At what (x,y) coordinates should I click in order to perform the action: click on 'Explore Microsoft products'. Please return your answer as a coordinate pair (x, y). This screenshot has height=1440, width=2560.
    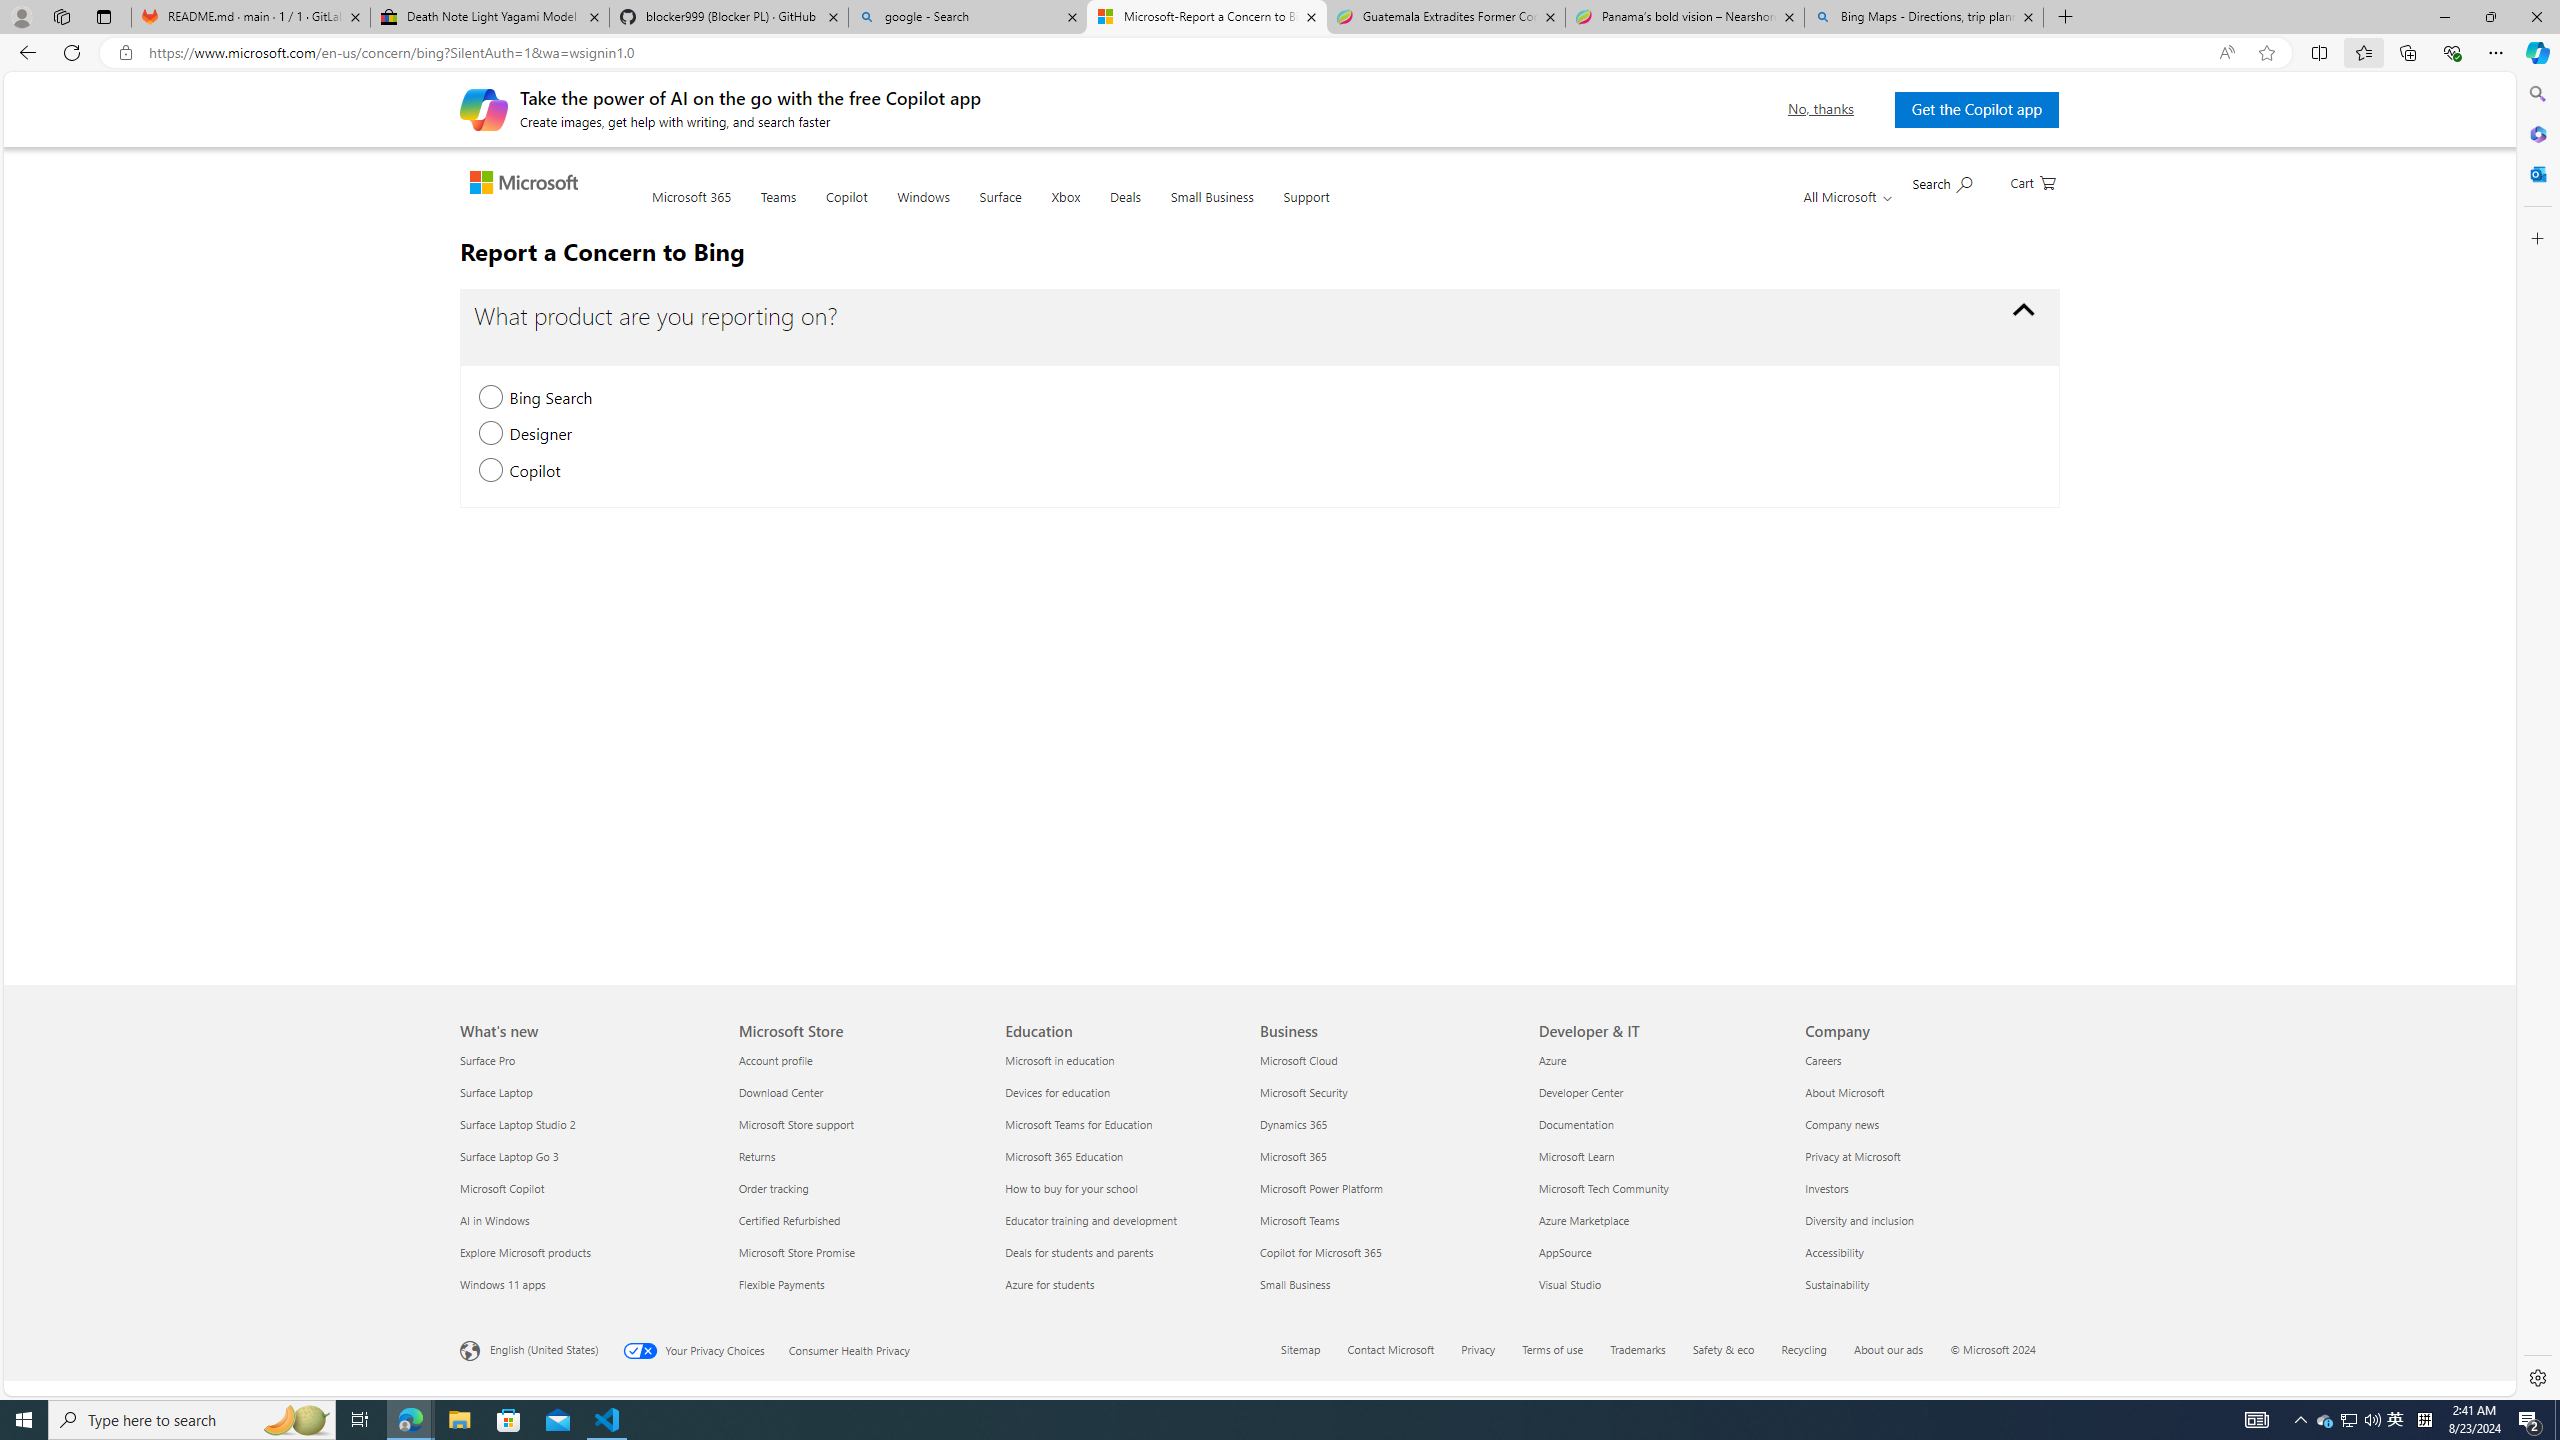
    Looking at the image, I should click on (587, 1252).